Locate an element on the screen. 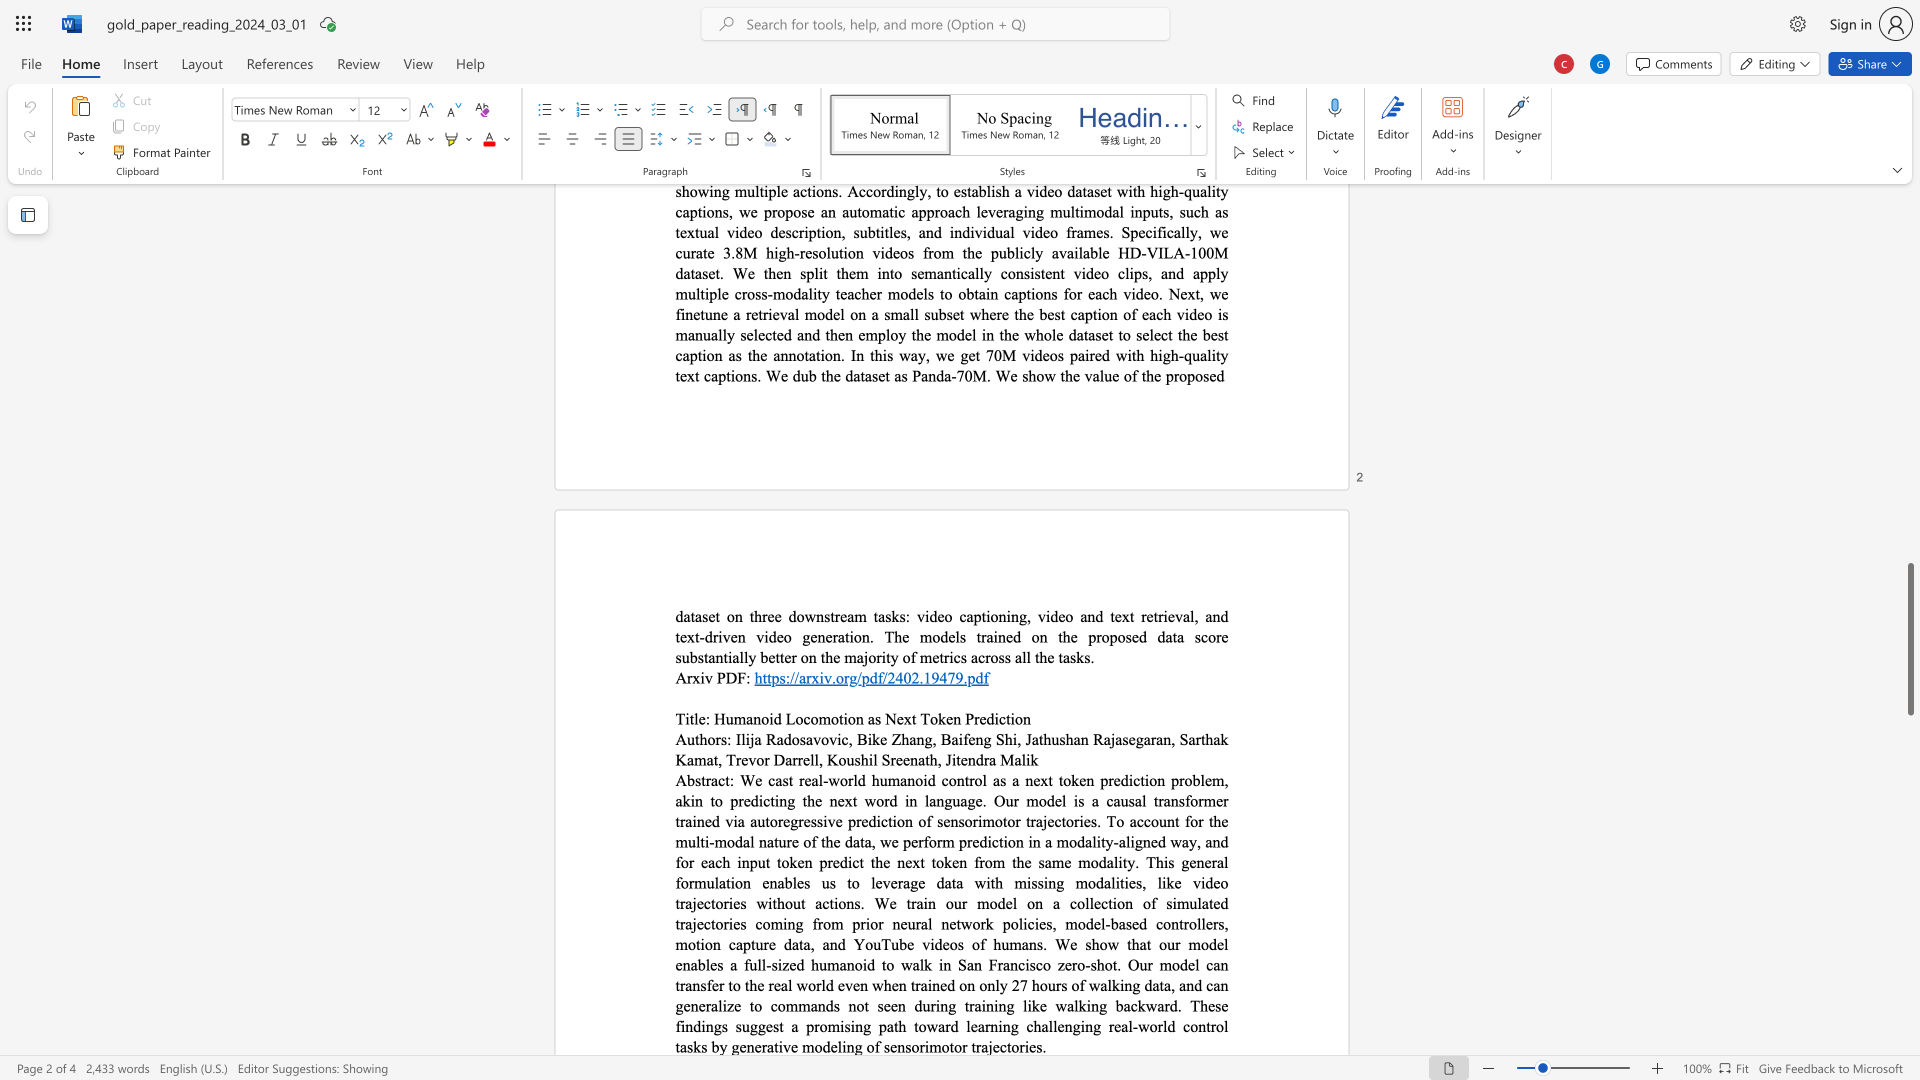 The width and height of the screenshot is (1920, 1080). the scrollbar to slide the page up is located at coordinates (1909, 459).